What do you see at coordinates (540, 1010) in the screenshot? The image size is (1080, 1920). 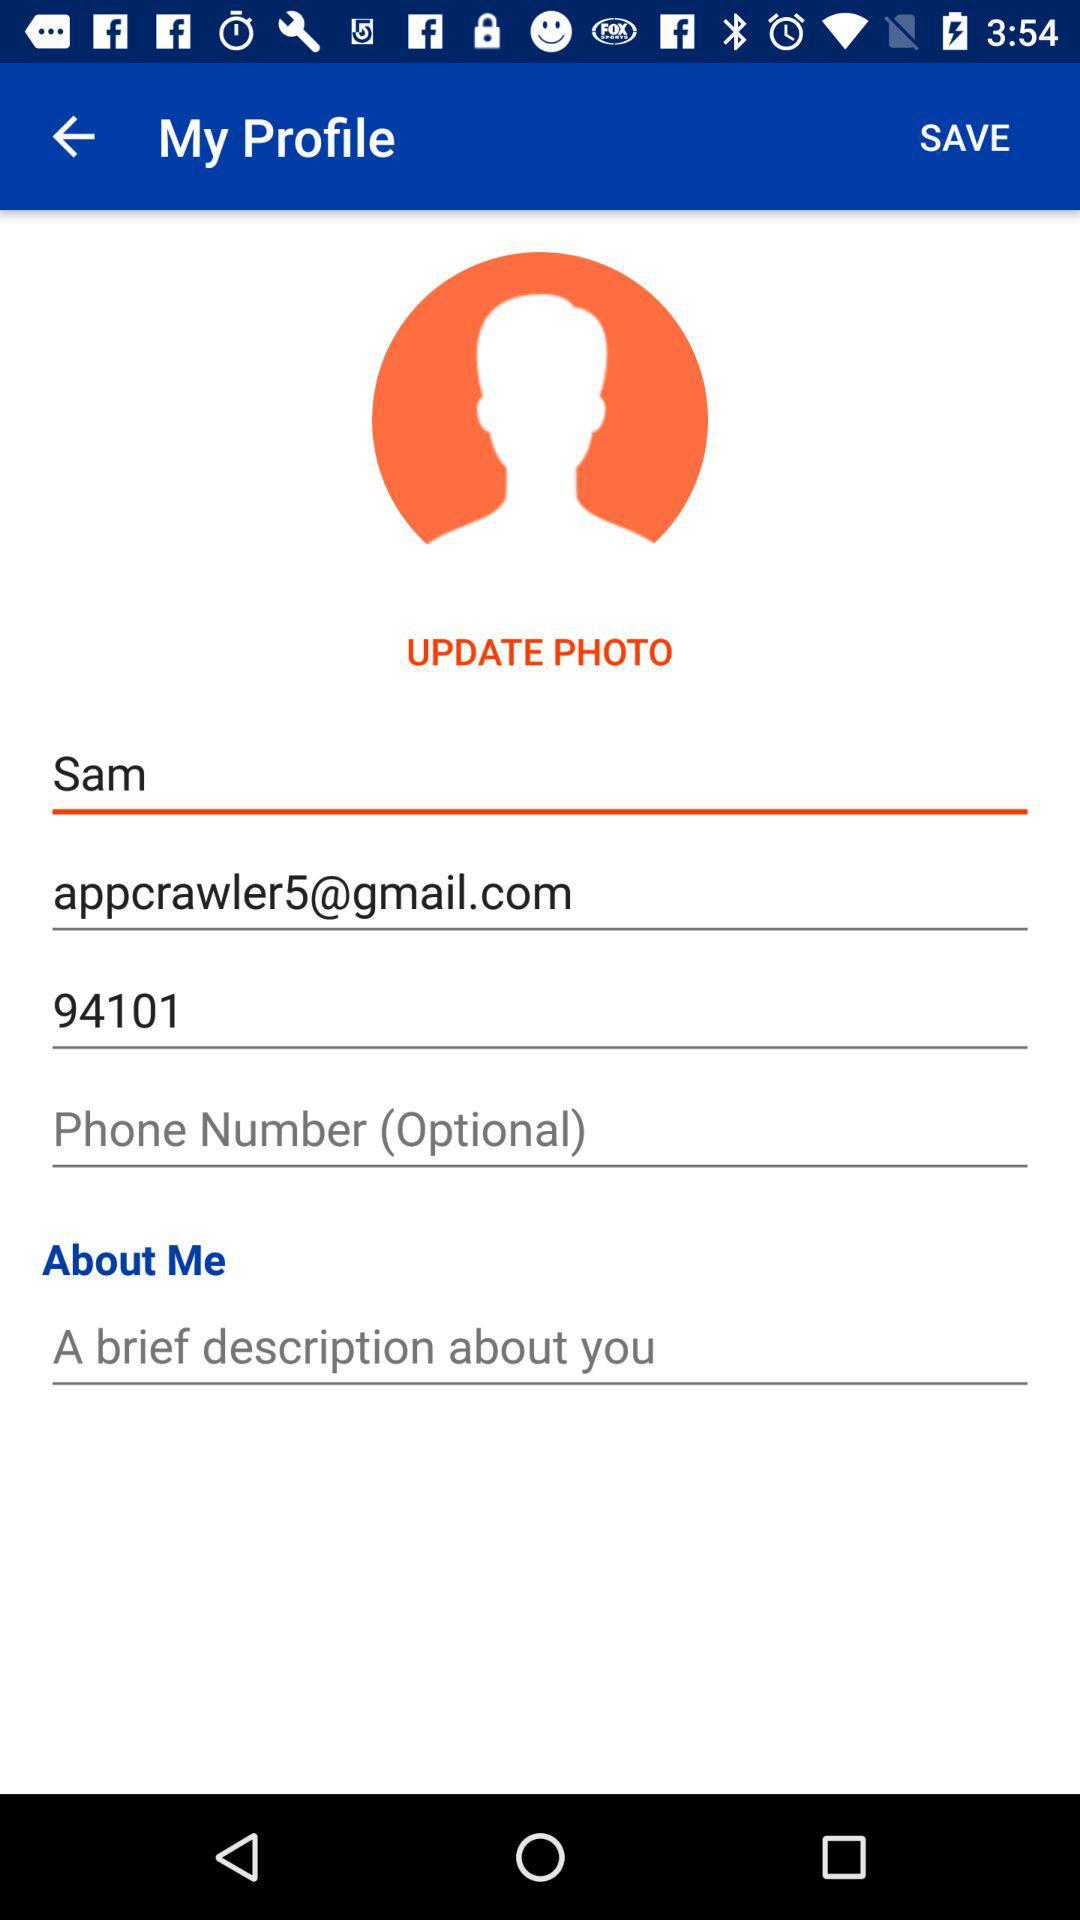 I see `94101 icon` at bounding box center [540, 1010].